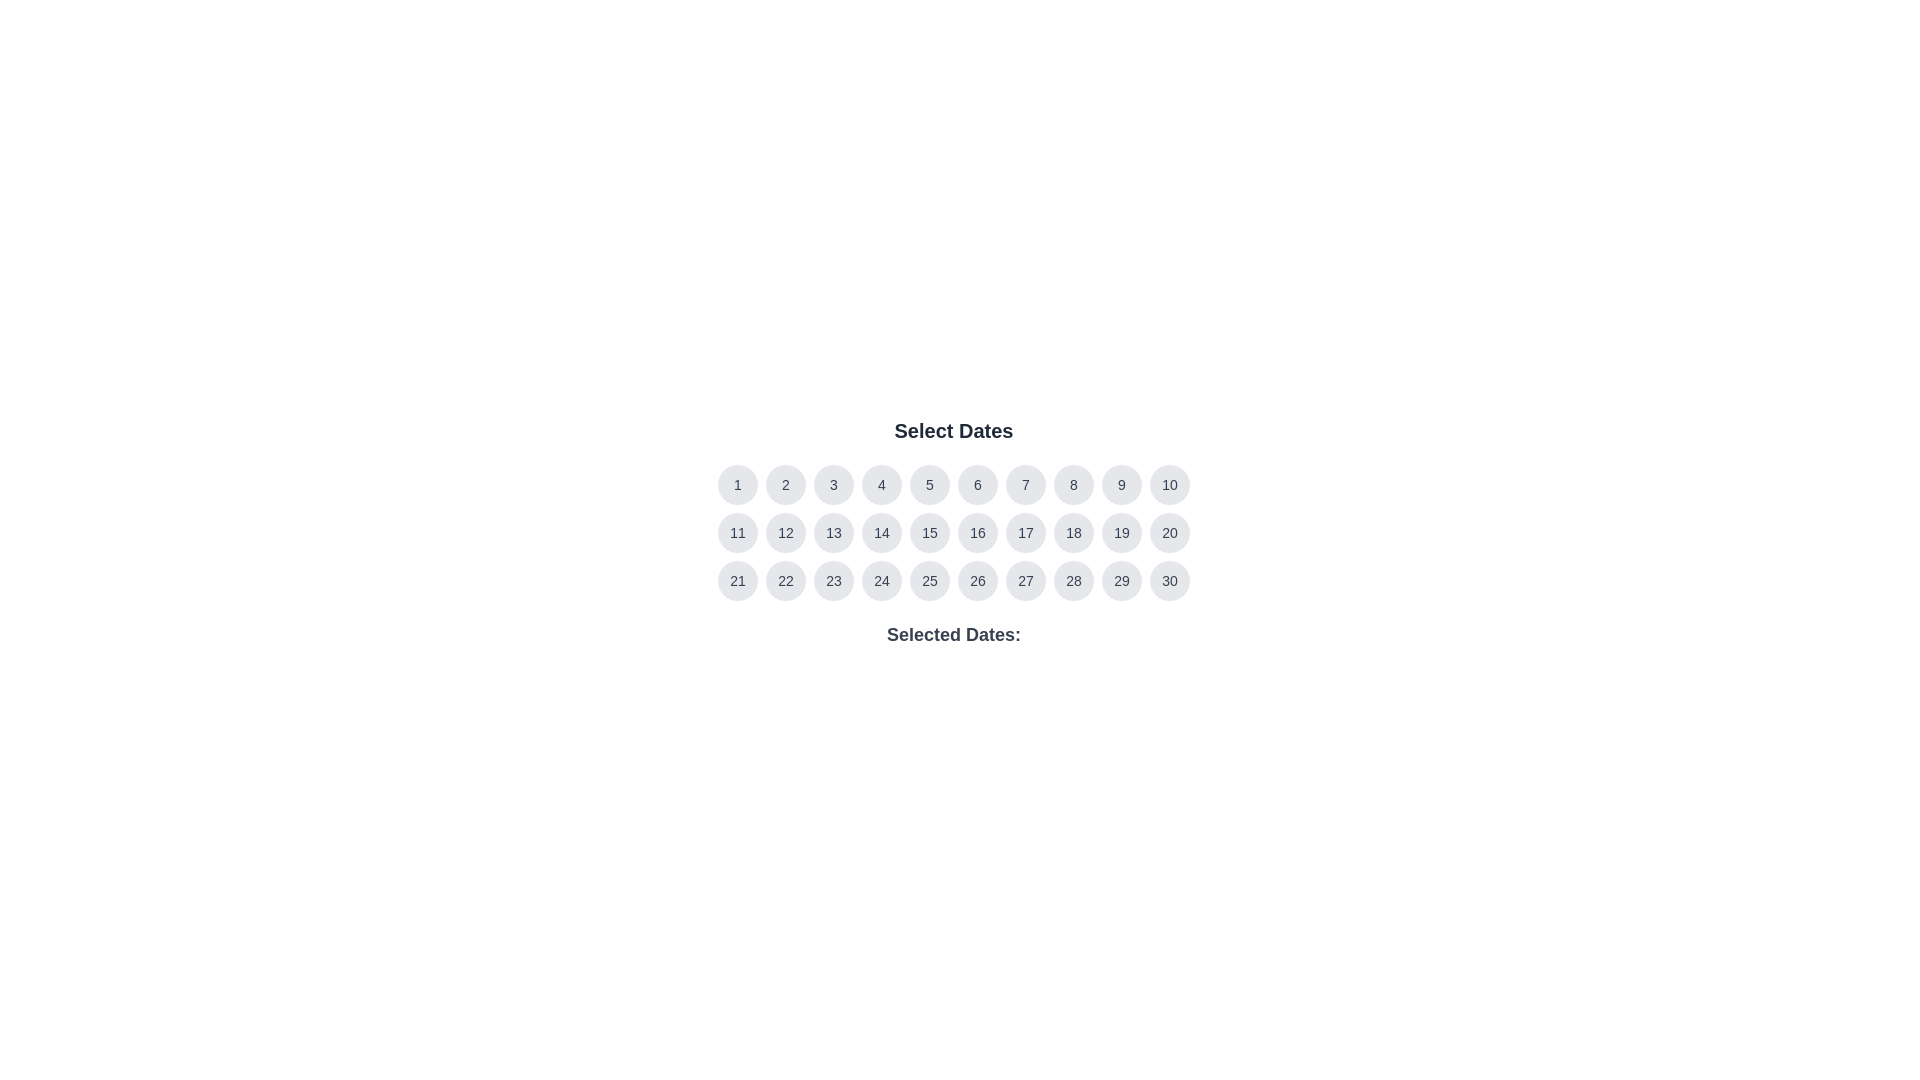 The image size is (1920, 1080). Describe the element at coordinates (834, 581) in the screenshot. I see `the button representing the 23rd item in the date selection interface` at that location.